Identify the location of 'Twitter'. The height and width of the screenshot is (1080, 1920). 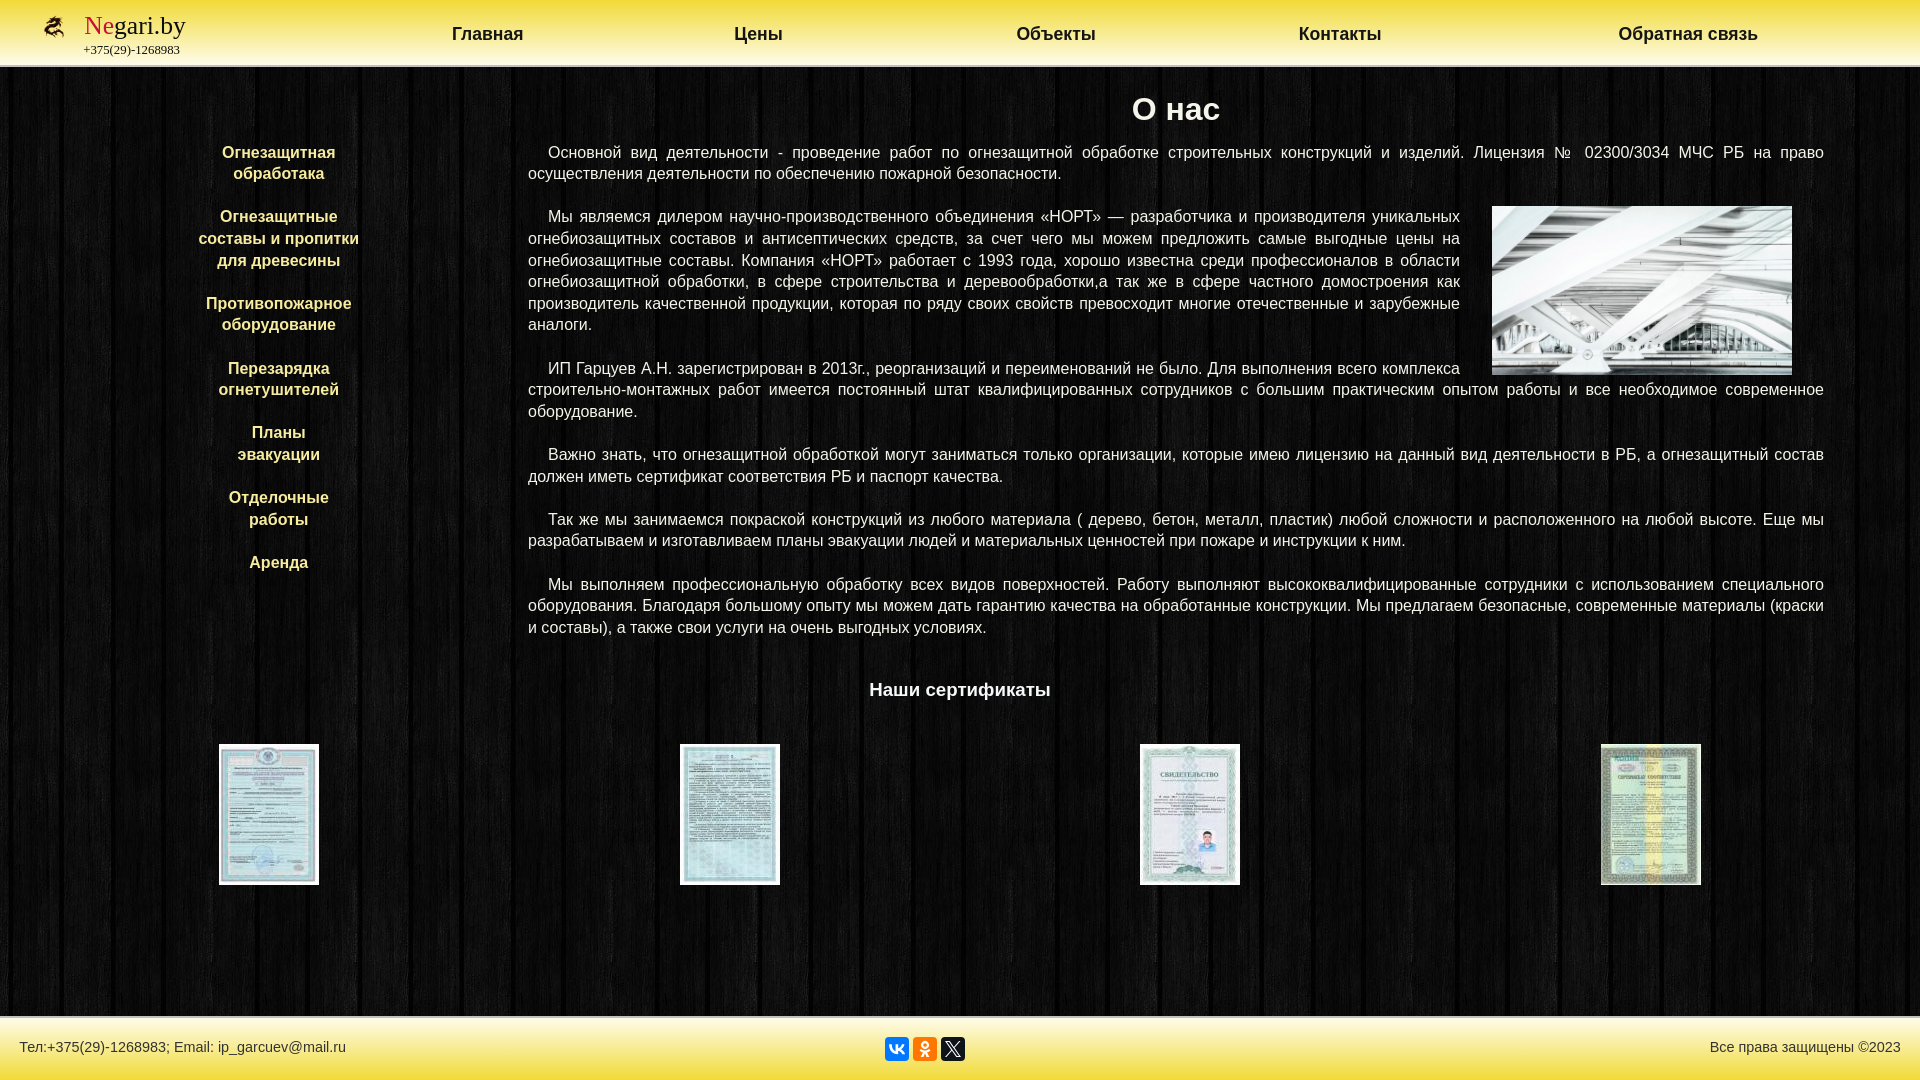
(952, 1048).